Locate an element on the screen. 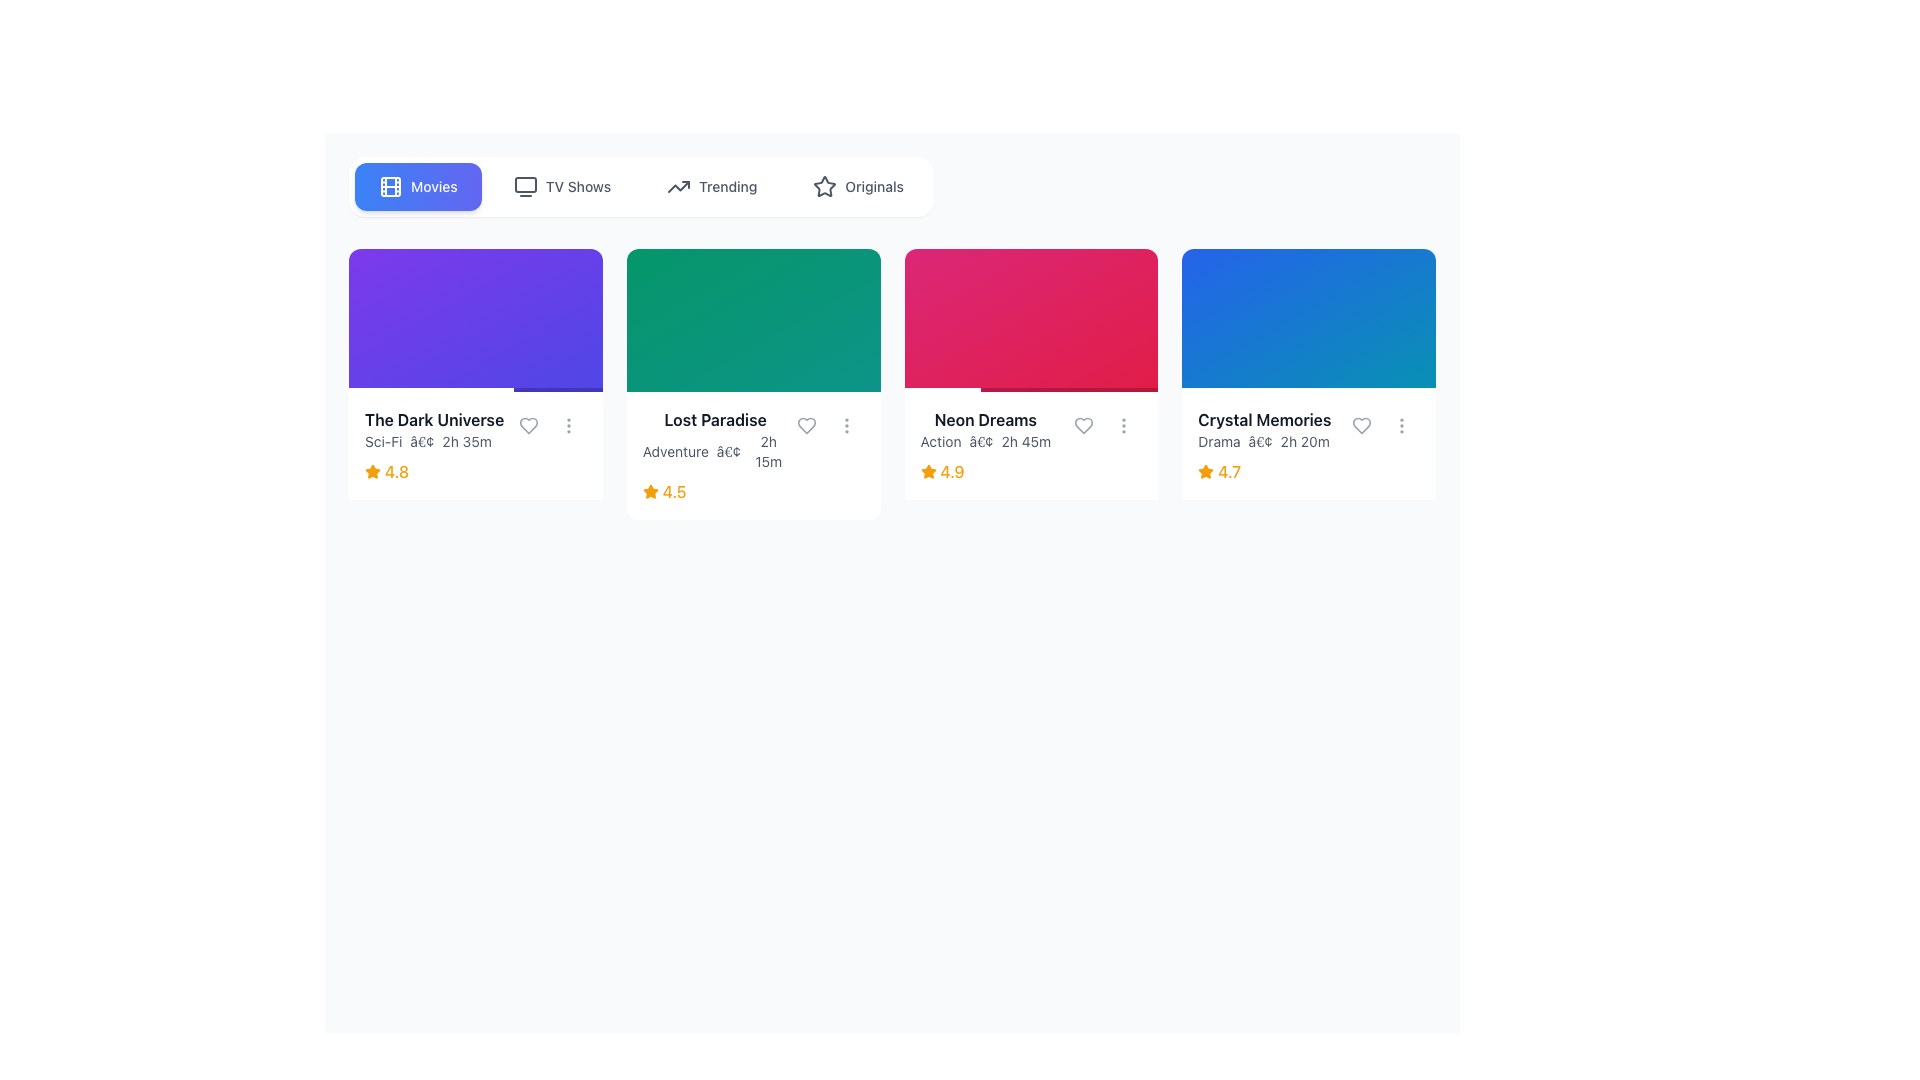  the visual separator element located between the label 'Adventure' and the duration '2h 15m' in the second card of the horizontally arranged movie cards is located at coordinates (727, 451).